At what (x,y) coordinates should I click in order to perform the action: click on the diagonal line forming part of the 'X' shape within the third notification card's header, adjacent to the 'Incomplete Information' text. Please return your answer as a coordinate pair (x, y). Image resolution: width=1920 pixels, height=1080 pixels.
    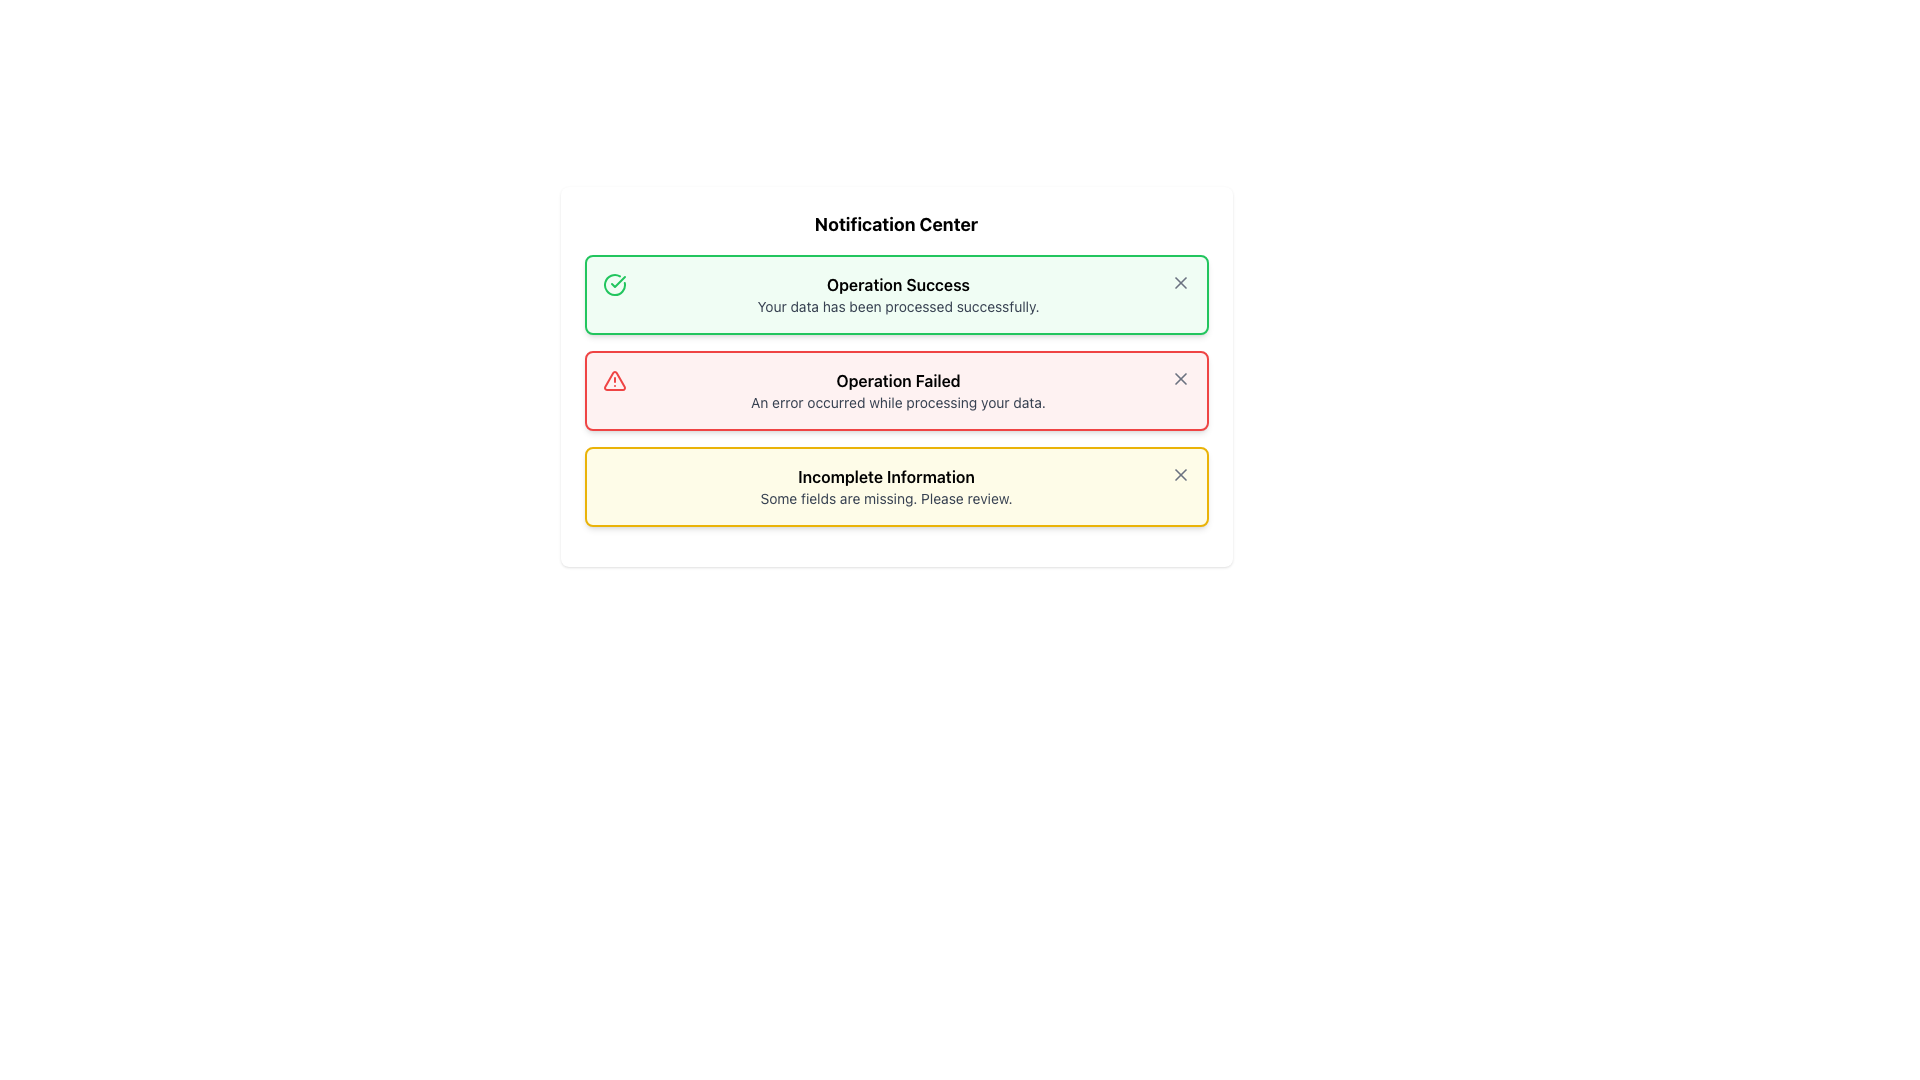
    Looking at the image, I should click on (1180, 474).